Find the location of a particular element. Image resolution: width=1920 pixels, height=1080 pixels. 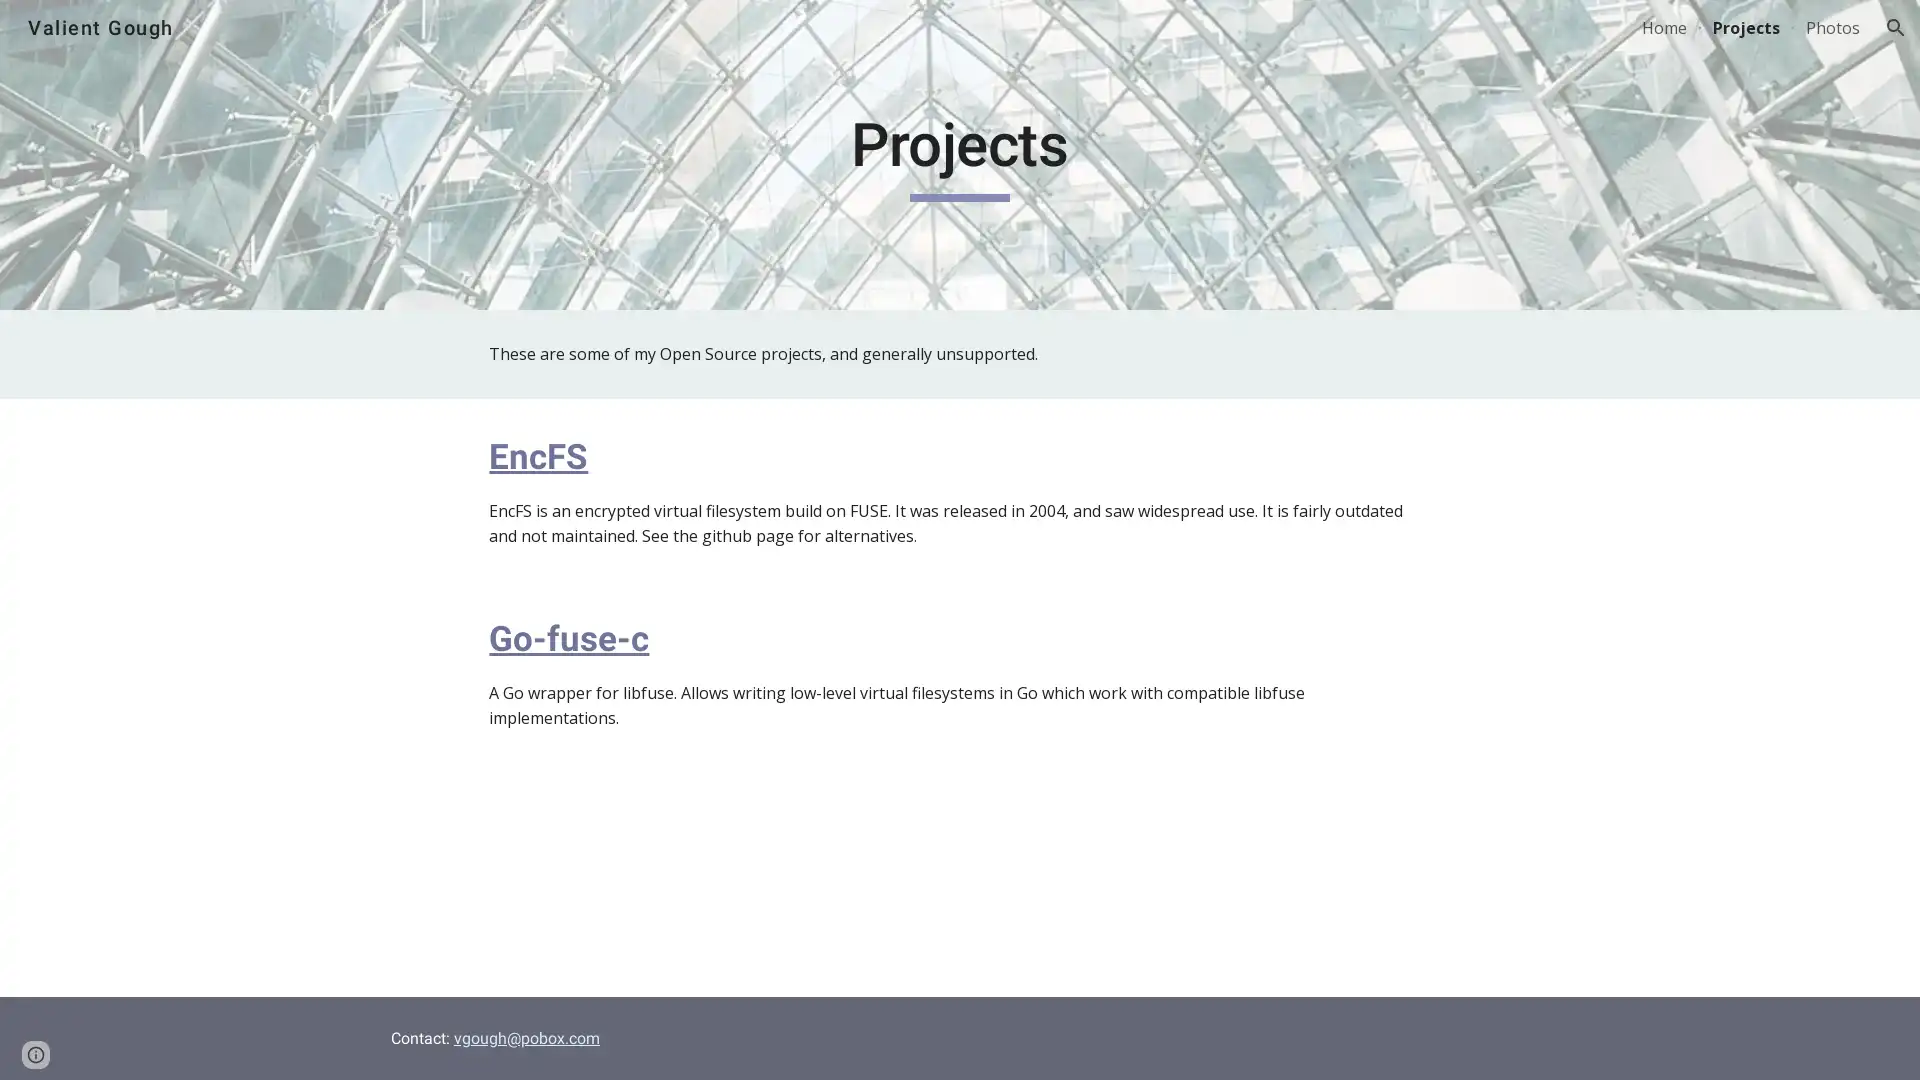

Google Sites is located at coordinates (154, 1044).